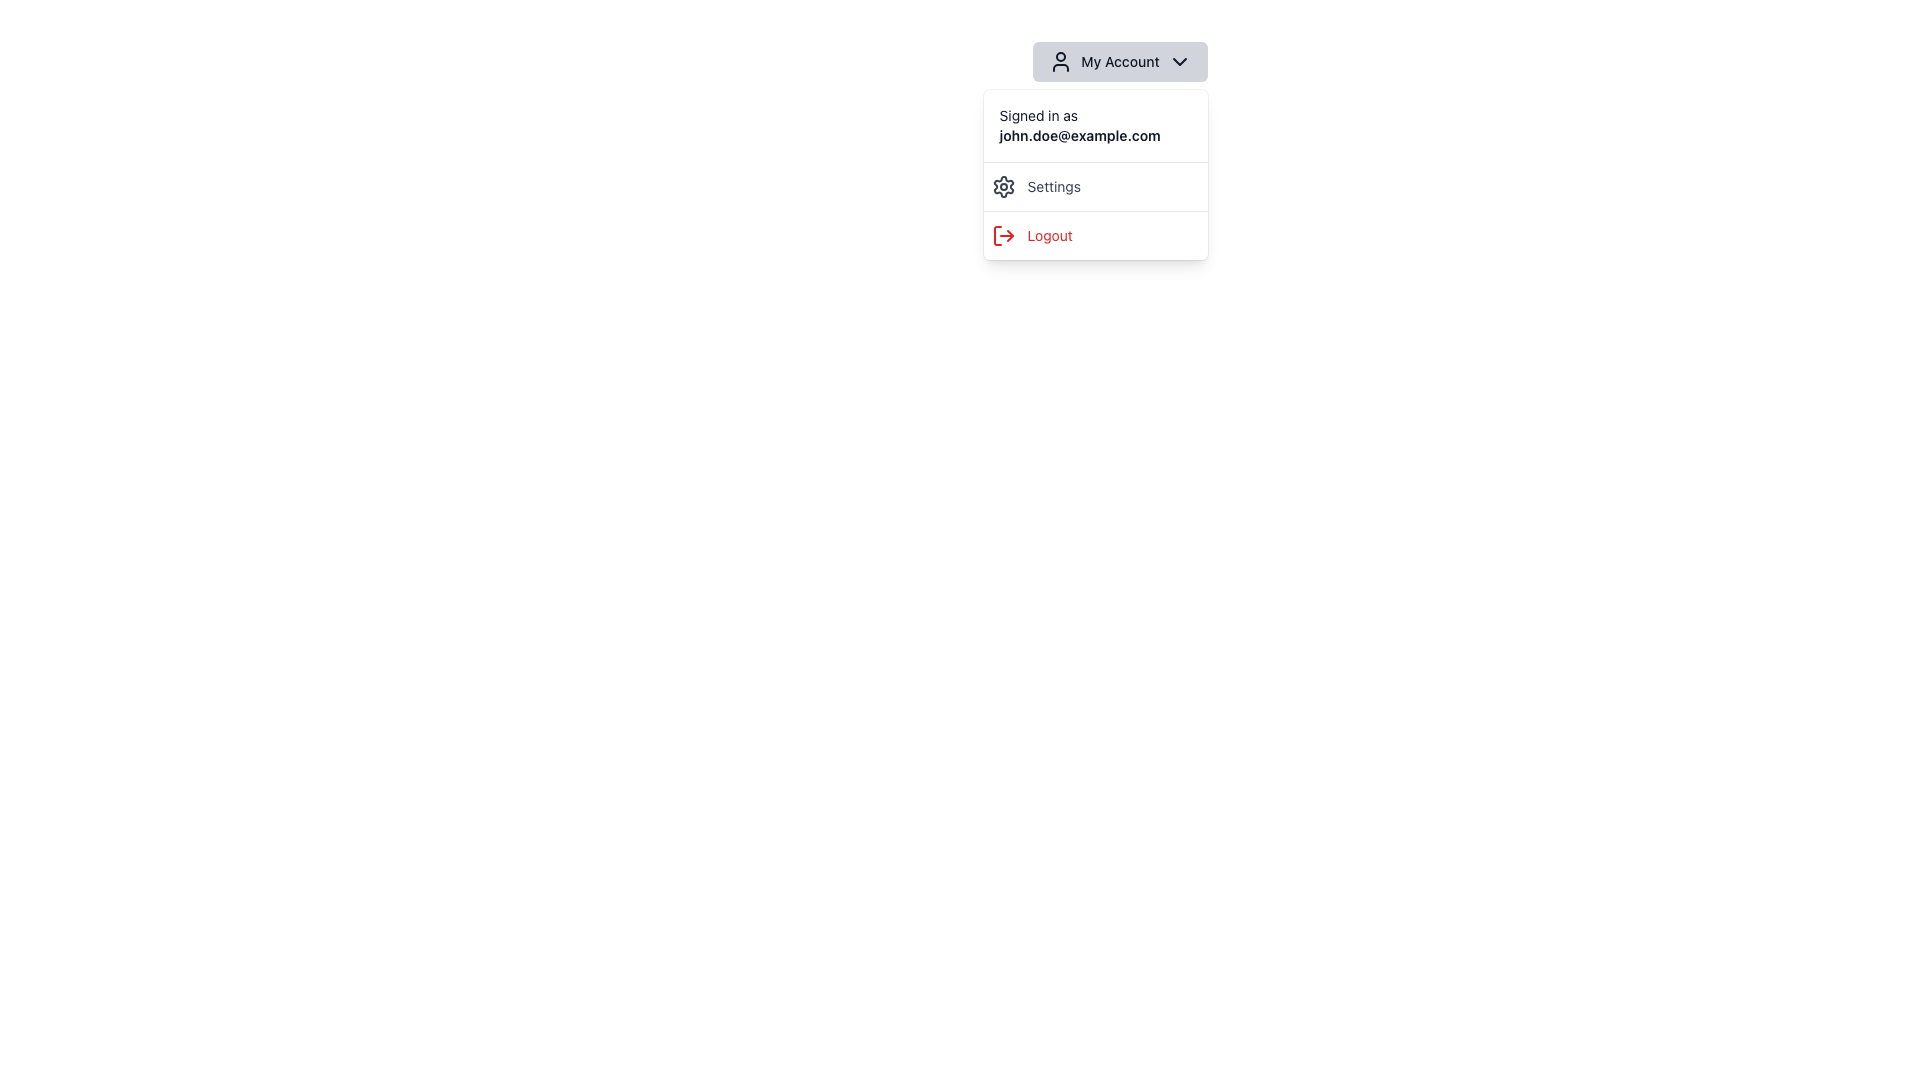 The width and height of the screenshot is (1920, 1080). What do you see at coordinates (1003, 186) in the screenshot?
I see `the gear-like icon associated with the settings option located beneath the 'My Account' dropdown menu` at bounding box center [1003, 186].